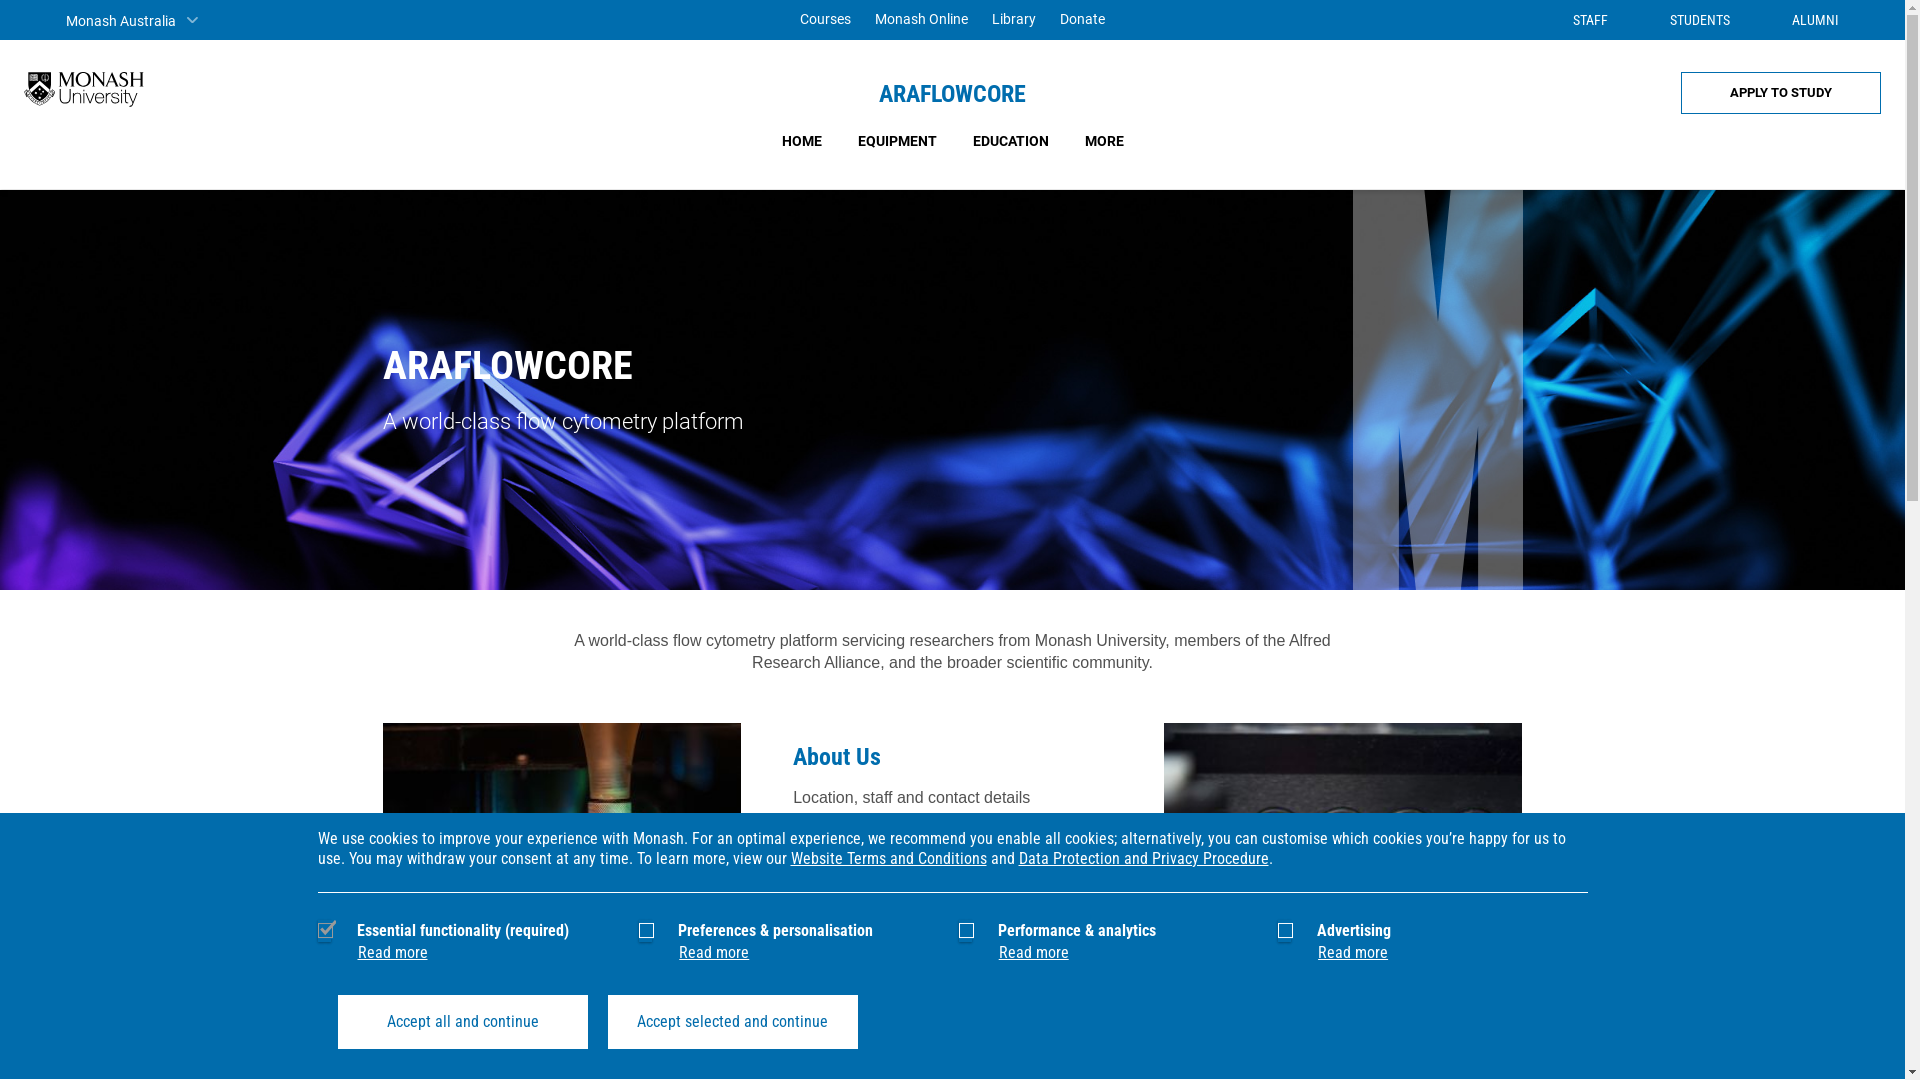 The image size is (1920, 1080). What do you see at coordinates (1009, 140) in the screenshot?
I see `'EDUCATION'` at bounding box center [1009, 140].